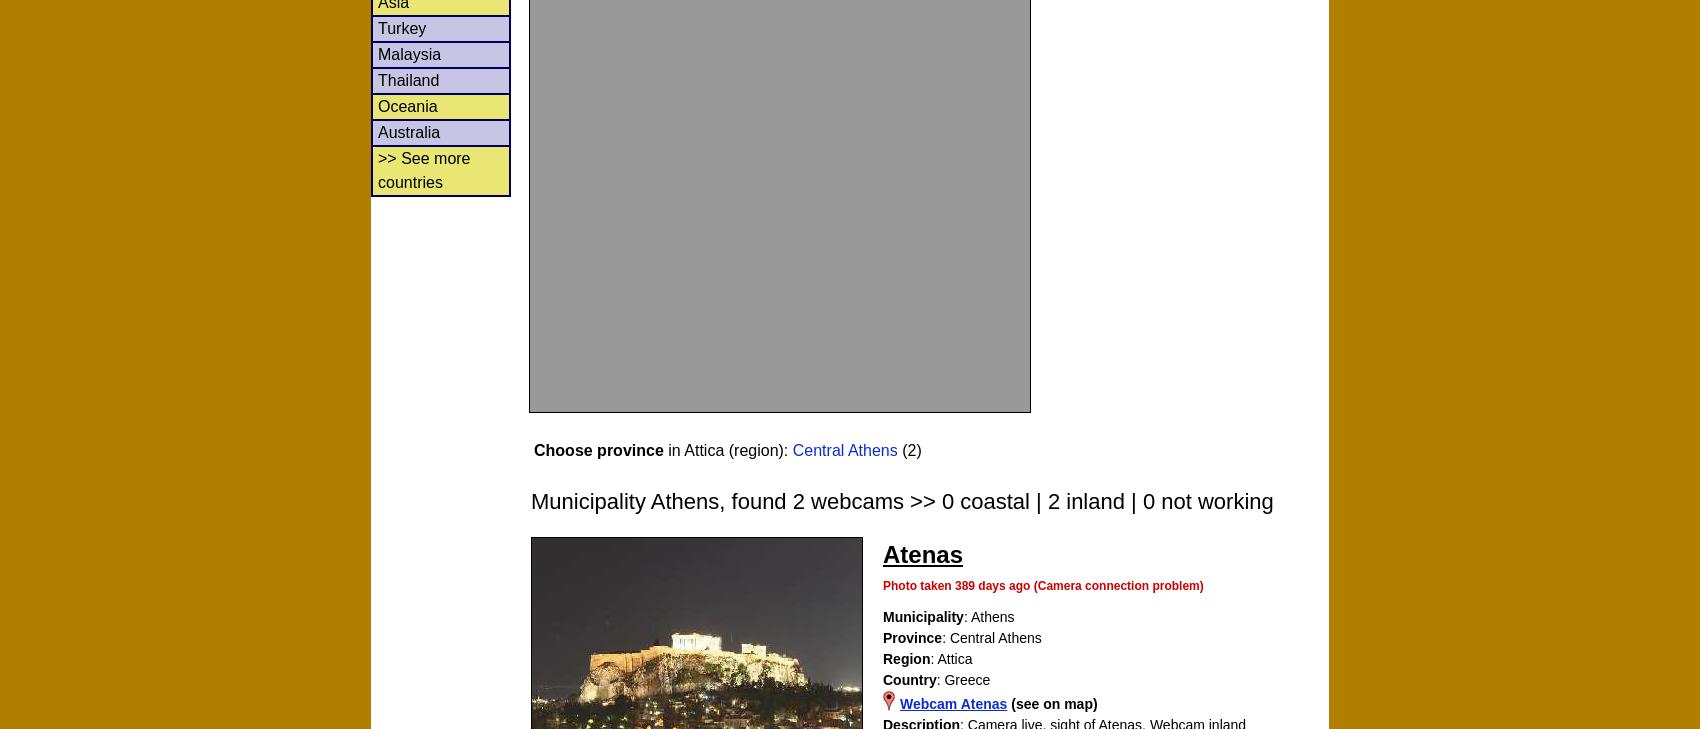 The image size is (1700, 729). Describe the element at coordinates (401, 26) in the screenshot. I see `'Turkey'` at that location.